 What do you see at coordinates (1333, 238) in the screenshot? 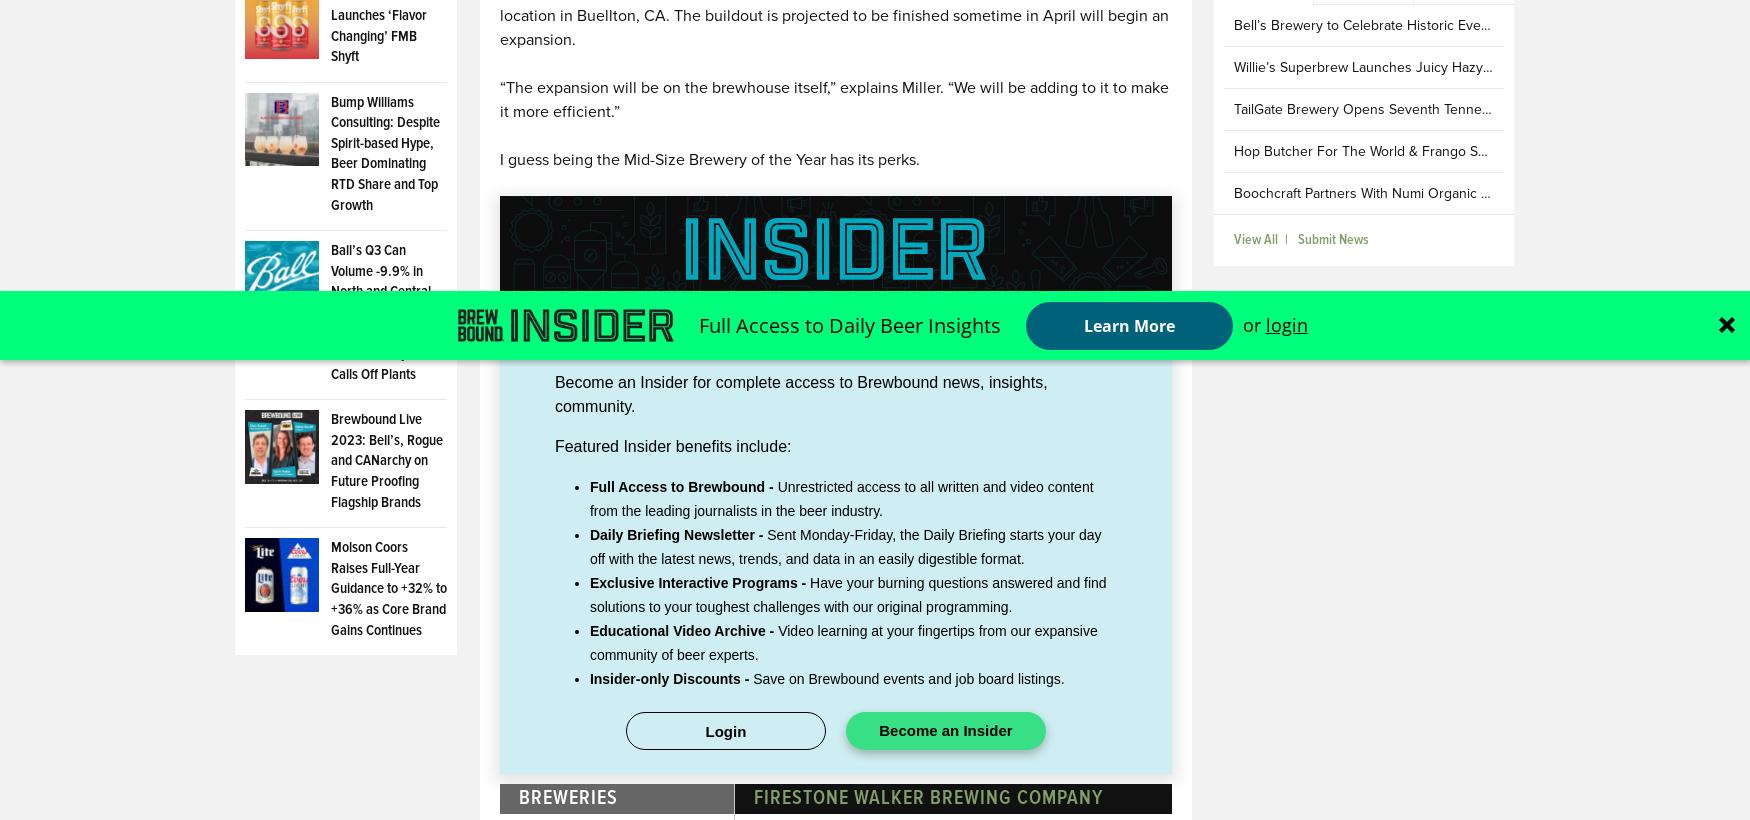
I see `'Submit News'` at bounding box center [1333, 238].